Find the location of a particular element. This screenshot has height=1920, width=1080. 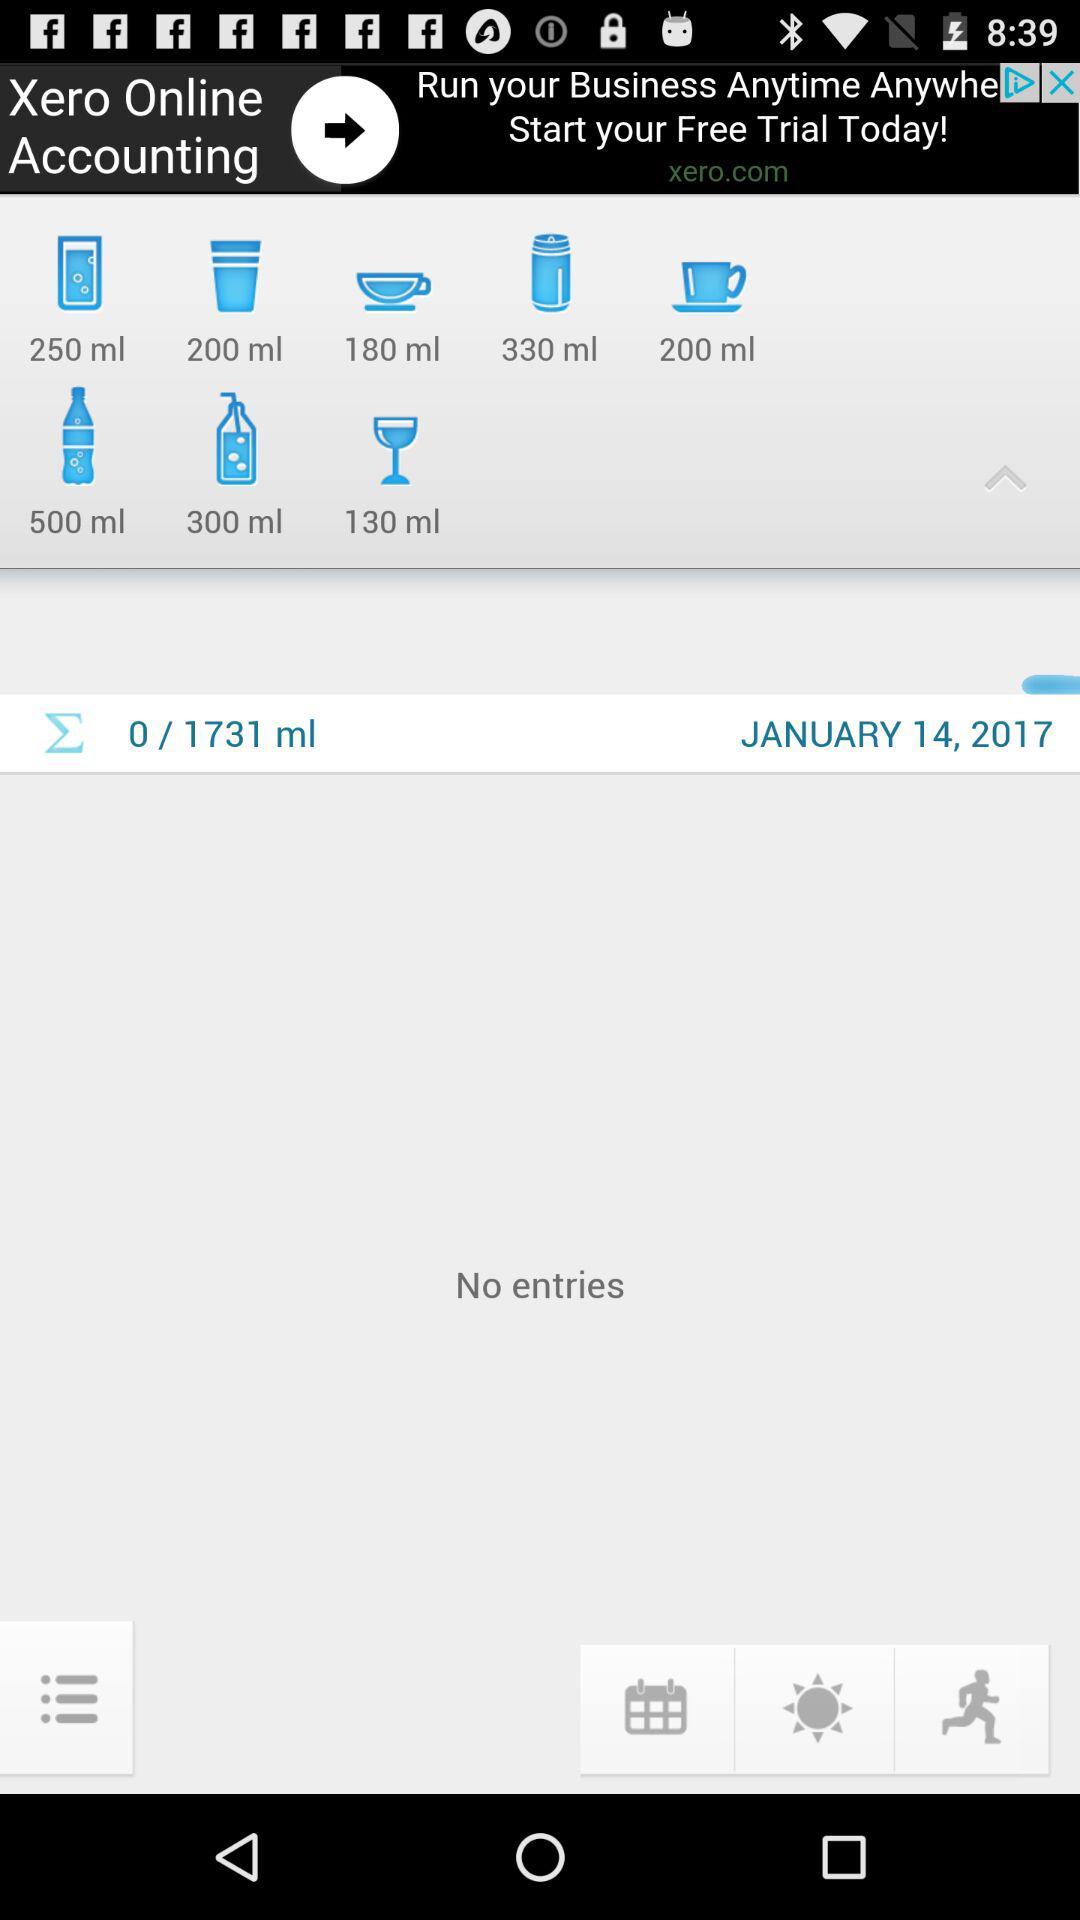

the date_range icon is located at coordinates (654, 1826).